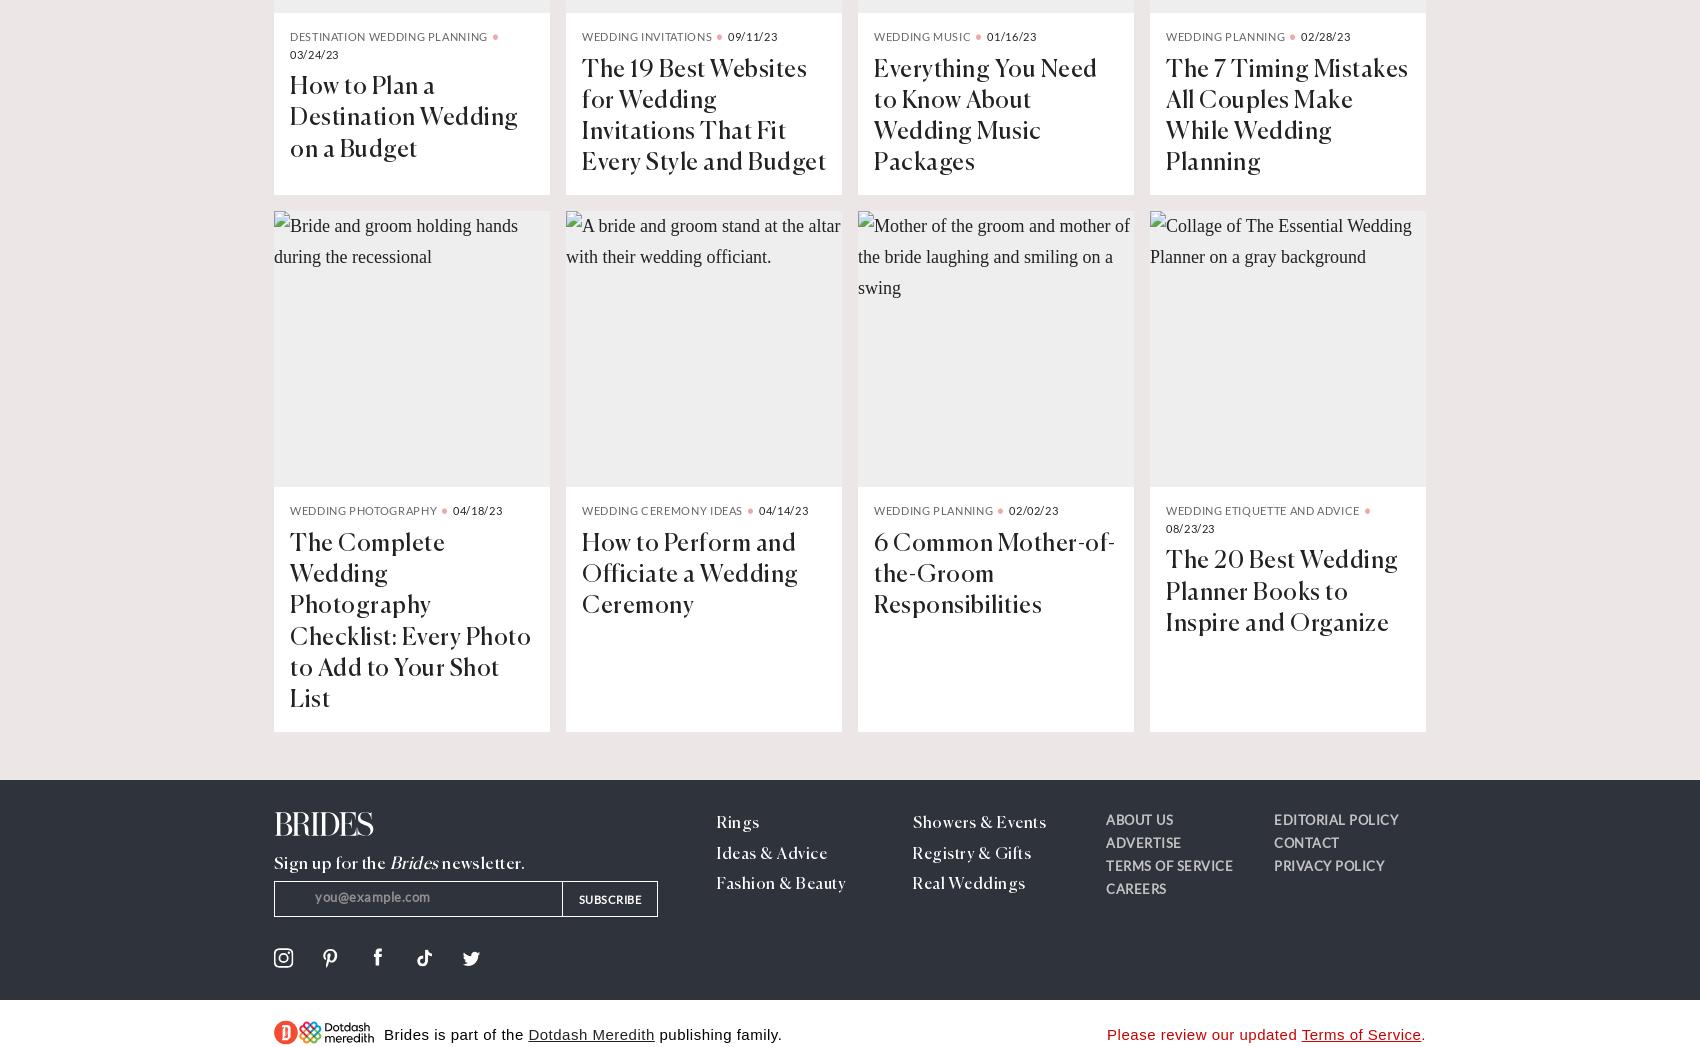 The image size is (1700, 1047). Describe the element at coordinates (383, 1034) in the screenshot. I see `'Brides is part of the'` at that location.